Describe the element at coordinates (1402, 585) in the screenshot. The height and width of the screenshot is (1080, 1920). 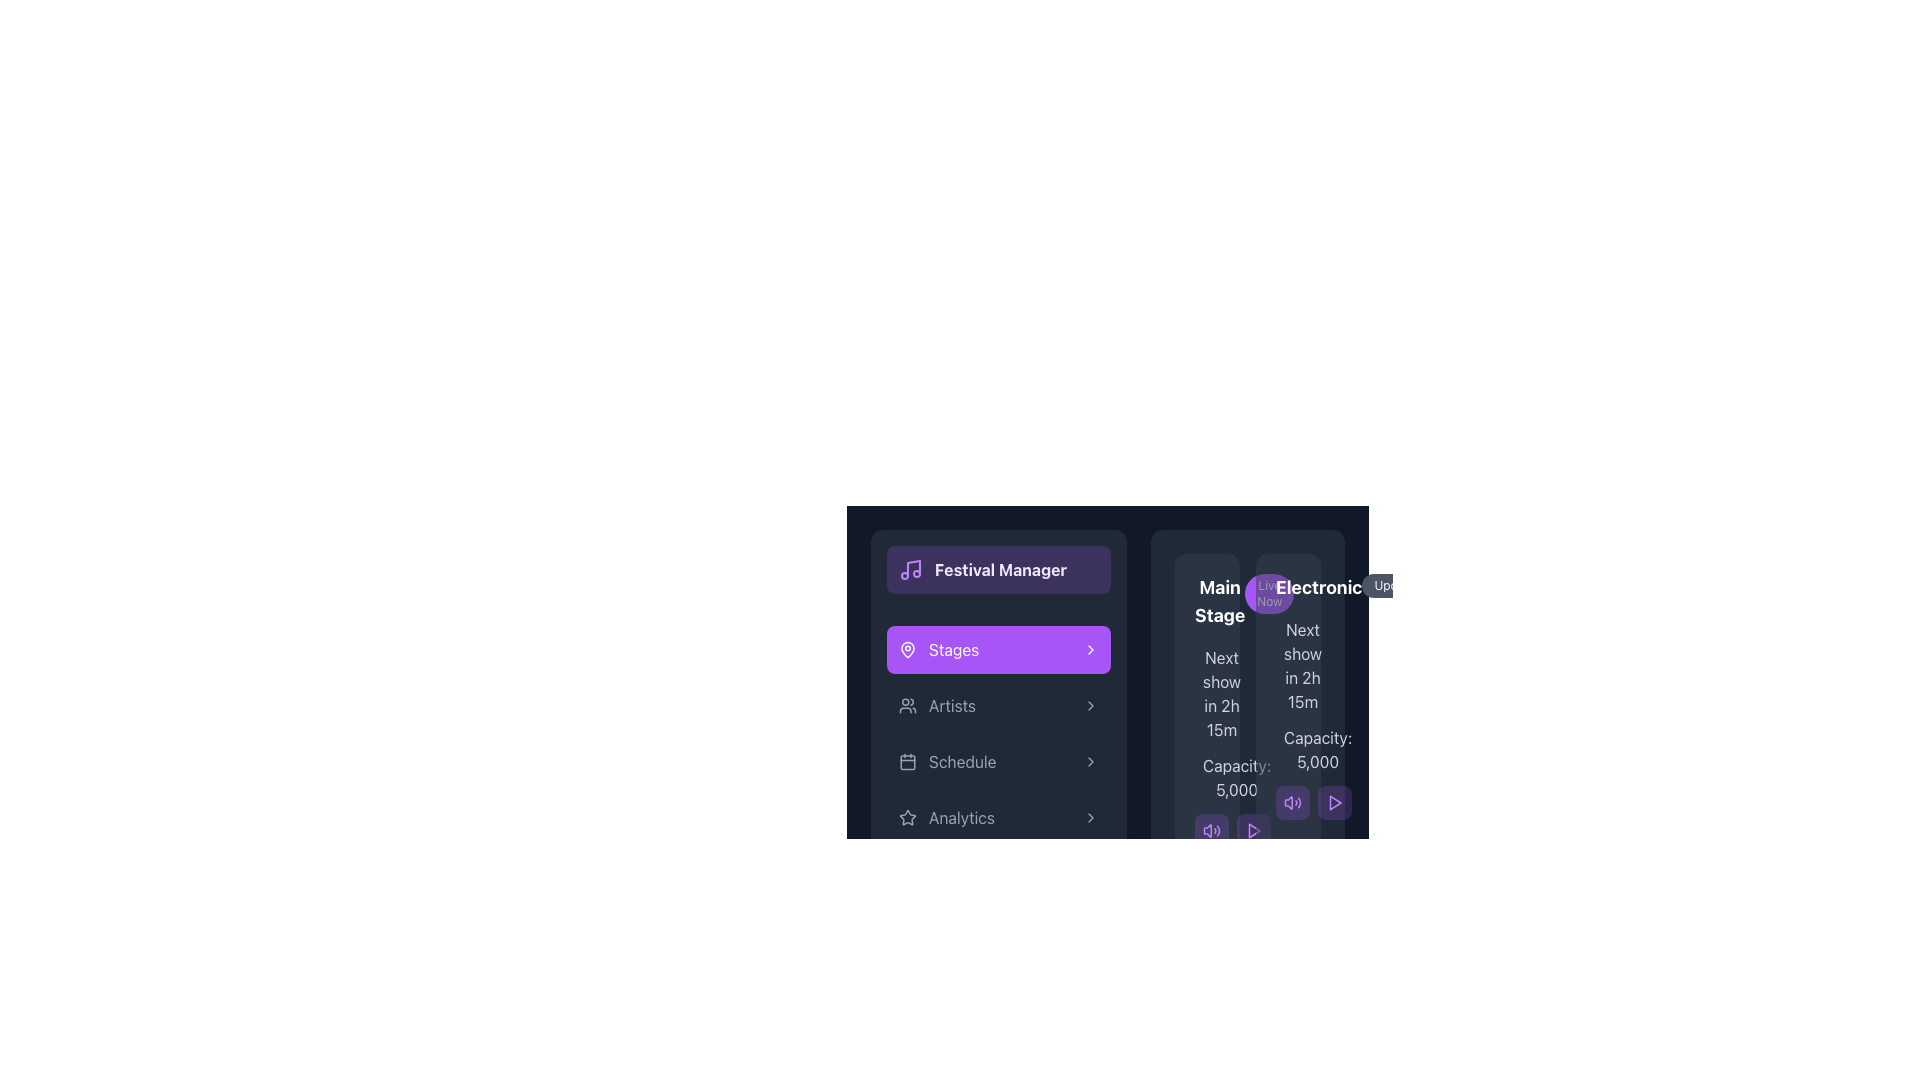
I see `the 'Upcoming' badge, a small rounded rectangular element with a dark gray background and white text, positioned next to the text 'Electronic'` at that location.